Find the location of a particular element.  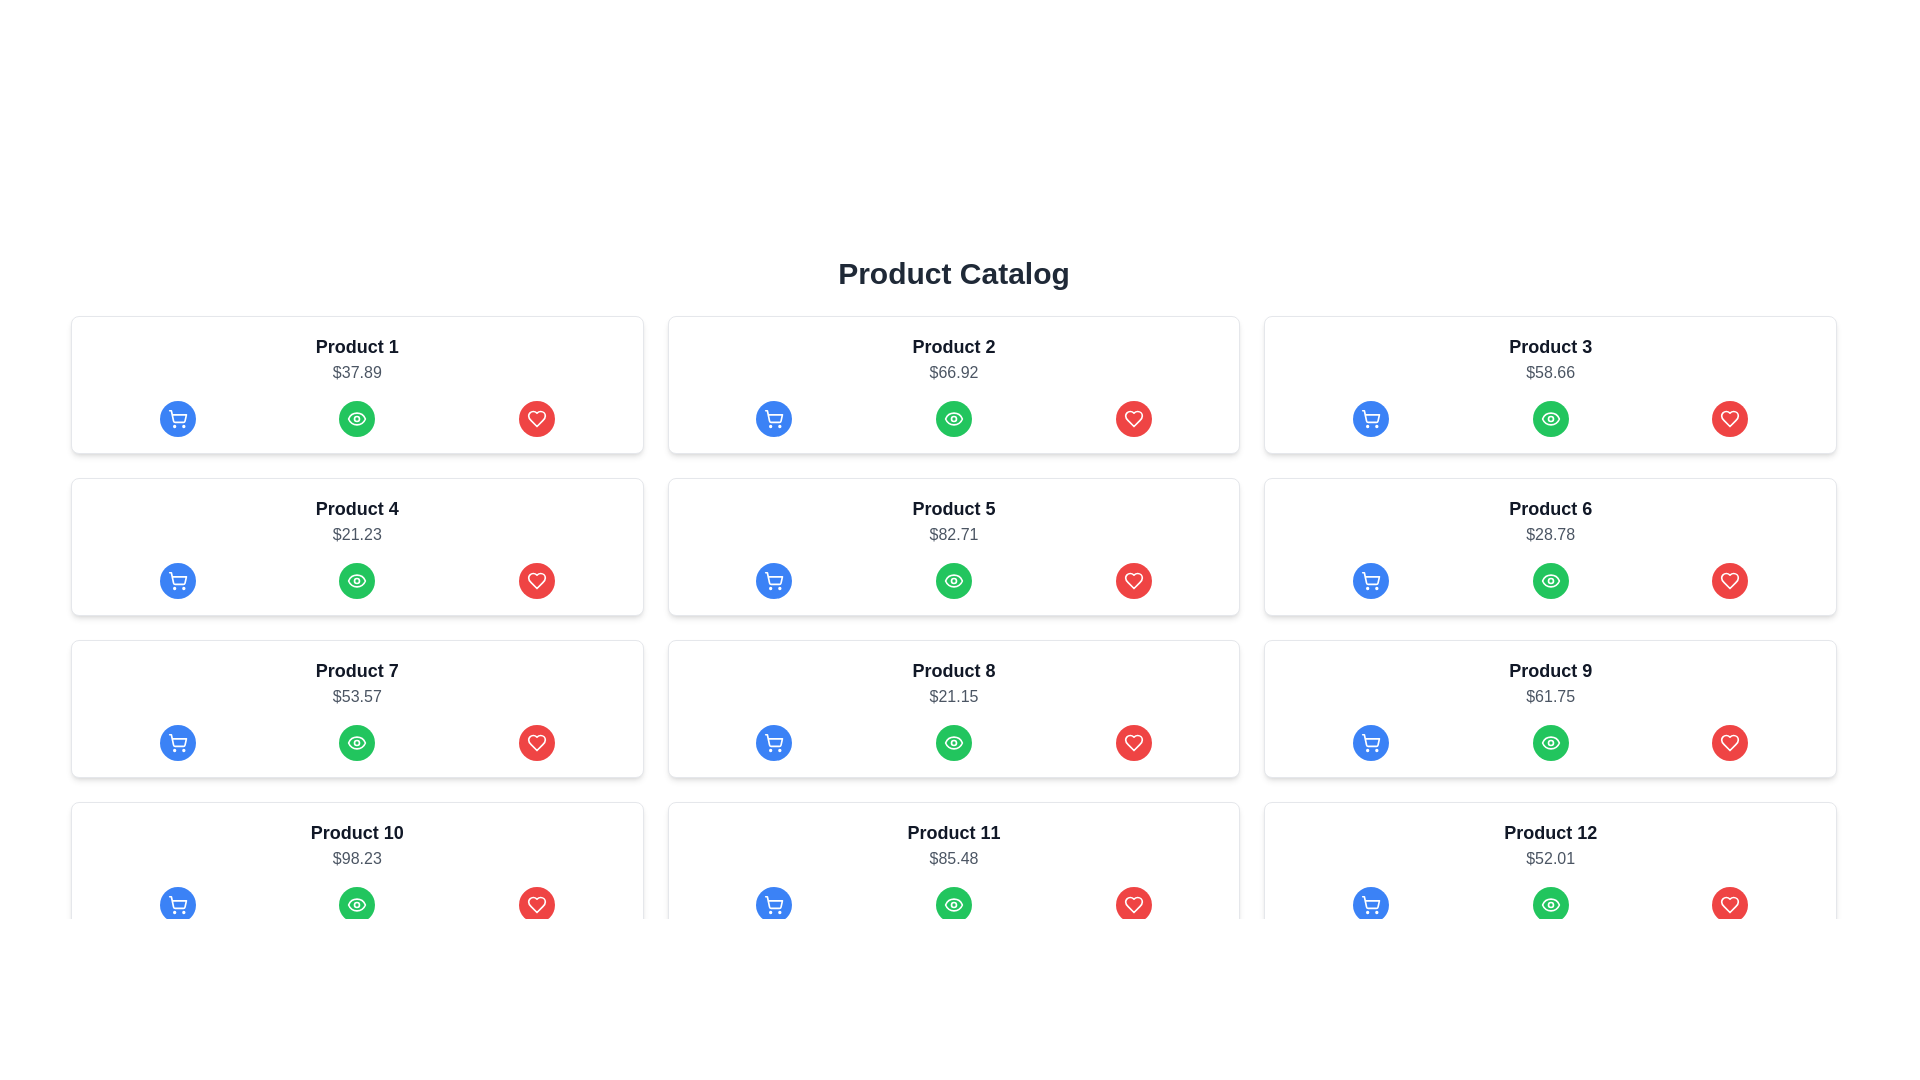

the heart-shaped icon at the right end of the product card for 'Product 9' to mark the product as favorite or unfavorite is located at coordinates (1729, 905).